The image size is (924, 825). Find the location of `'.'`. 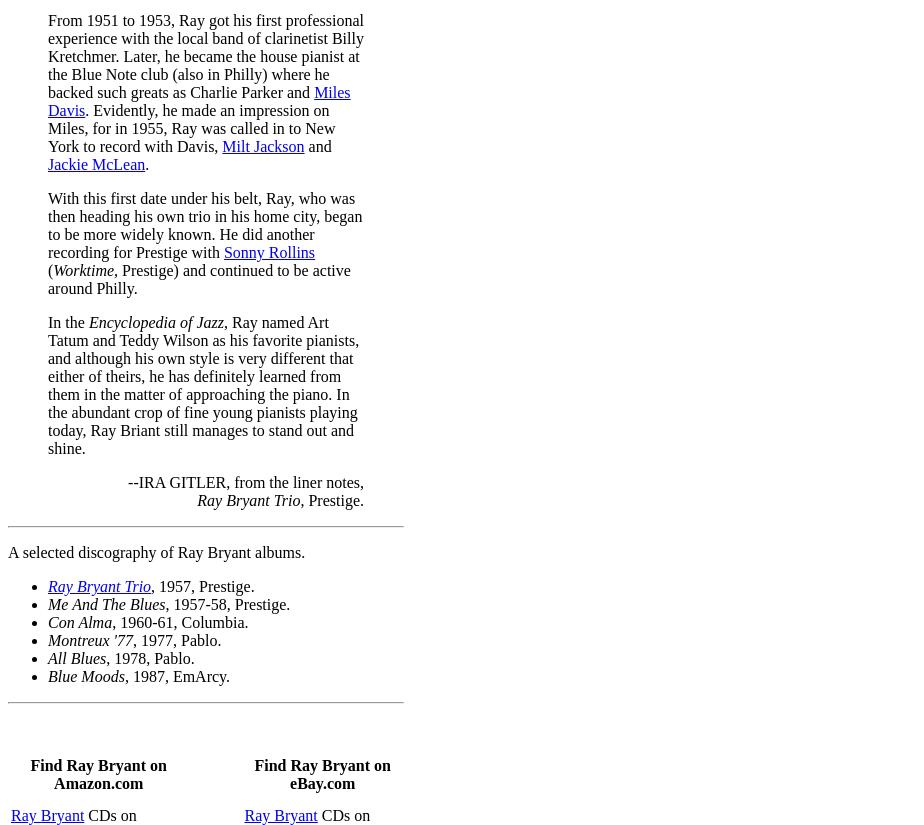

'.' is located at coordinates (147, 163).